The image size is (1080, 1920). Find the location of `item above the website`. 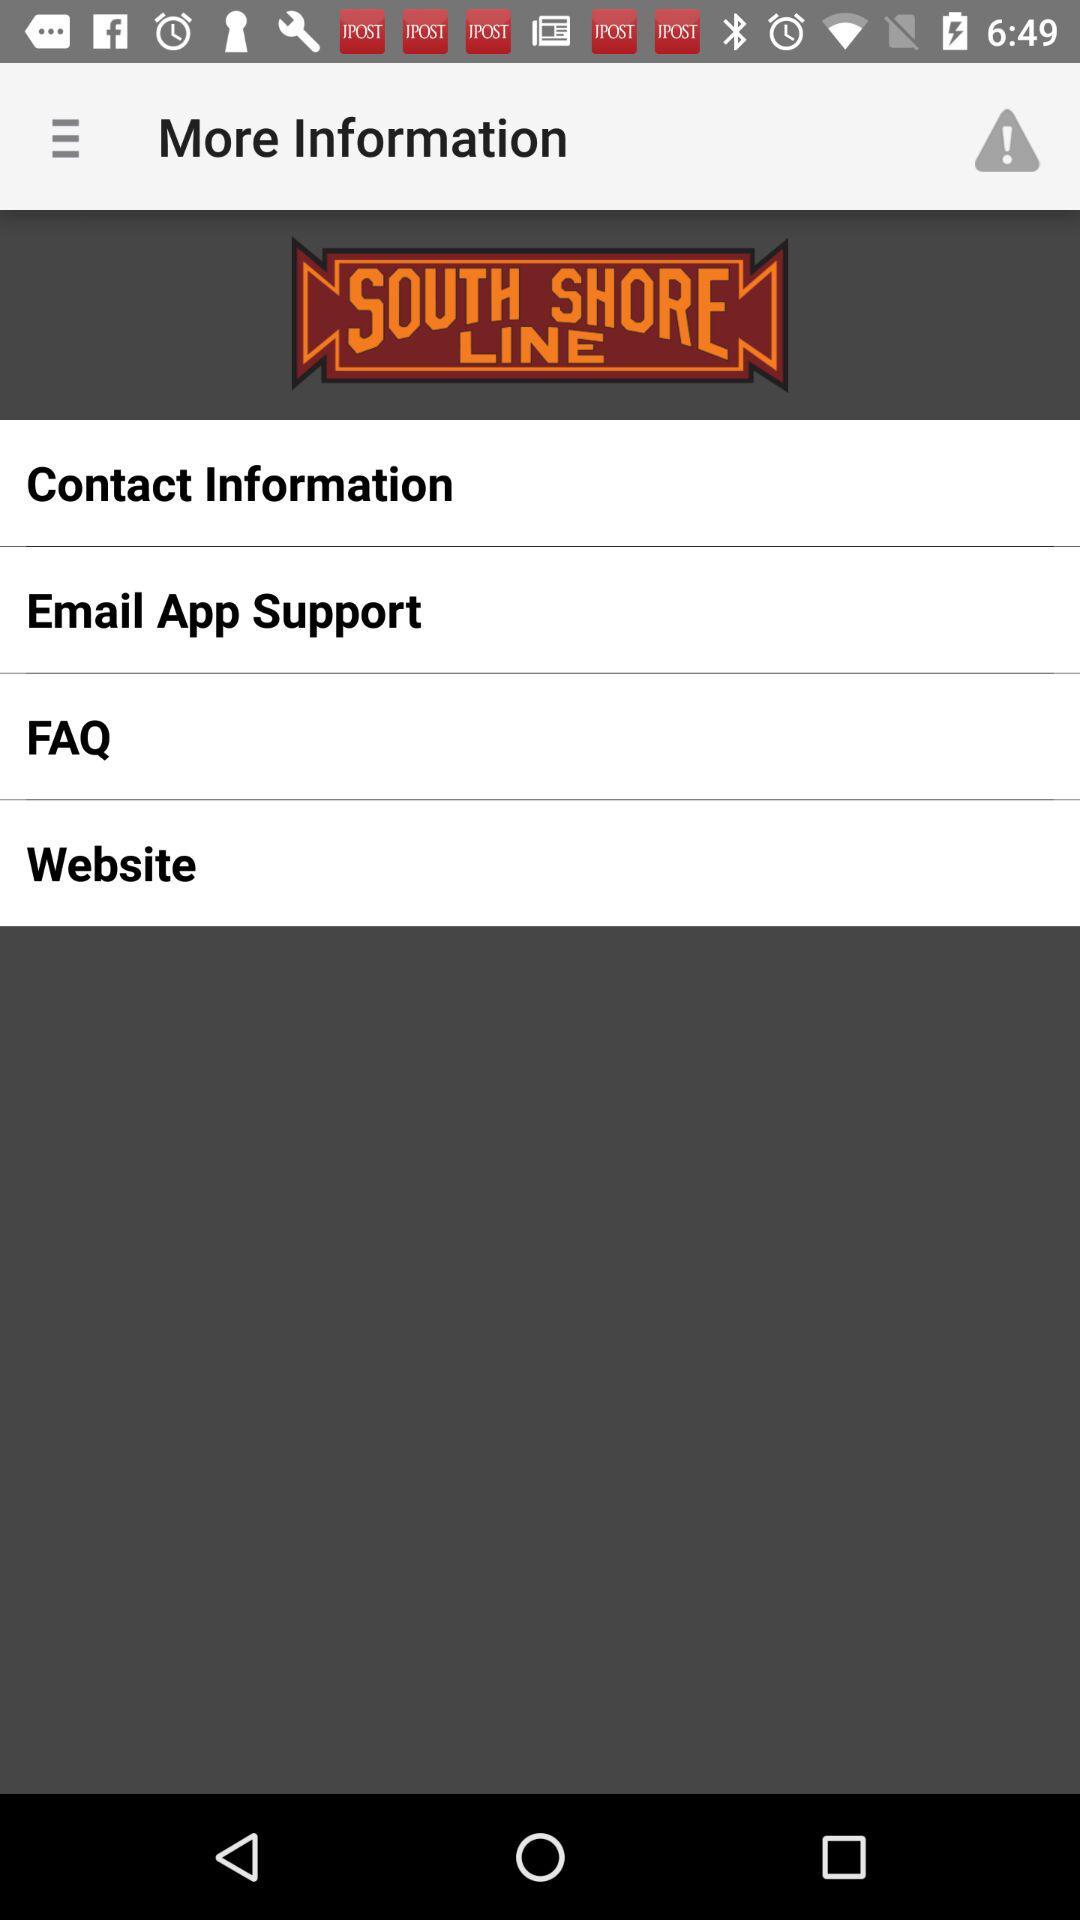

item above the website is located at coordinates (507, 735).